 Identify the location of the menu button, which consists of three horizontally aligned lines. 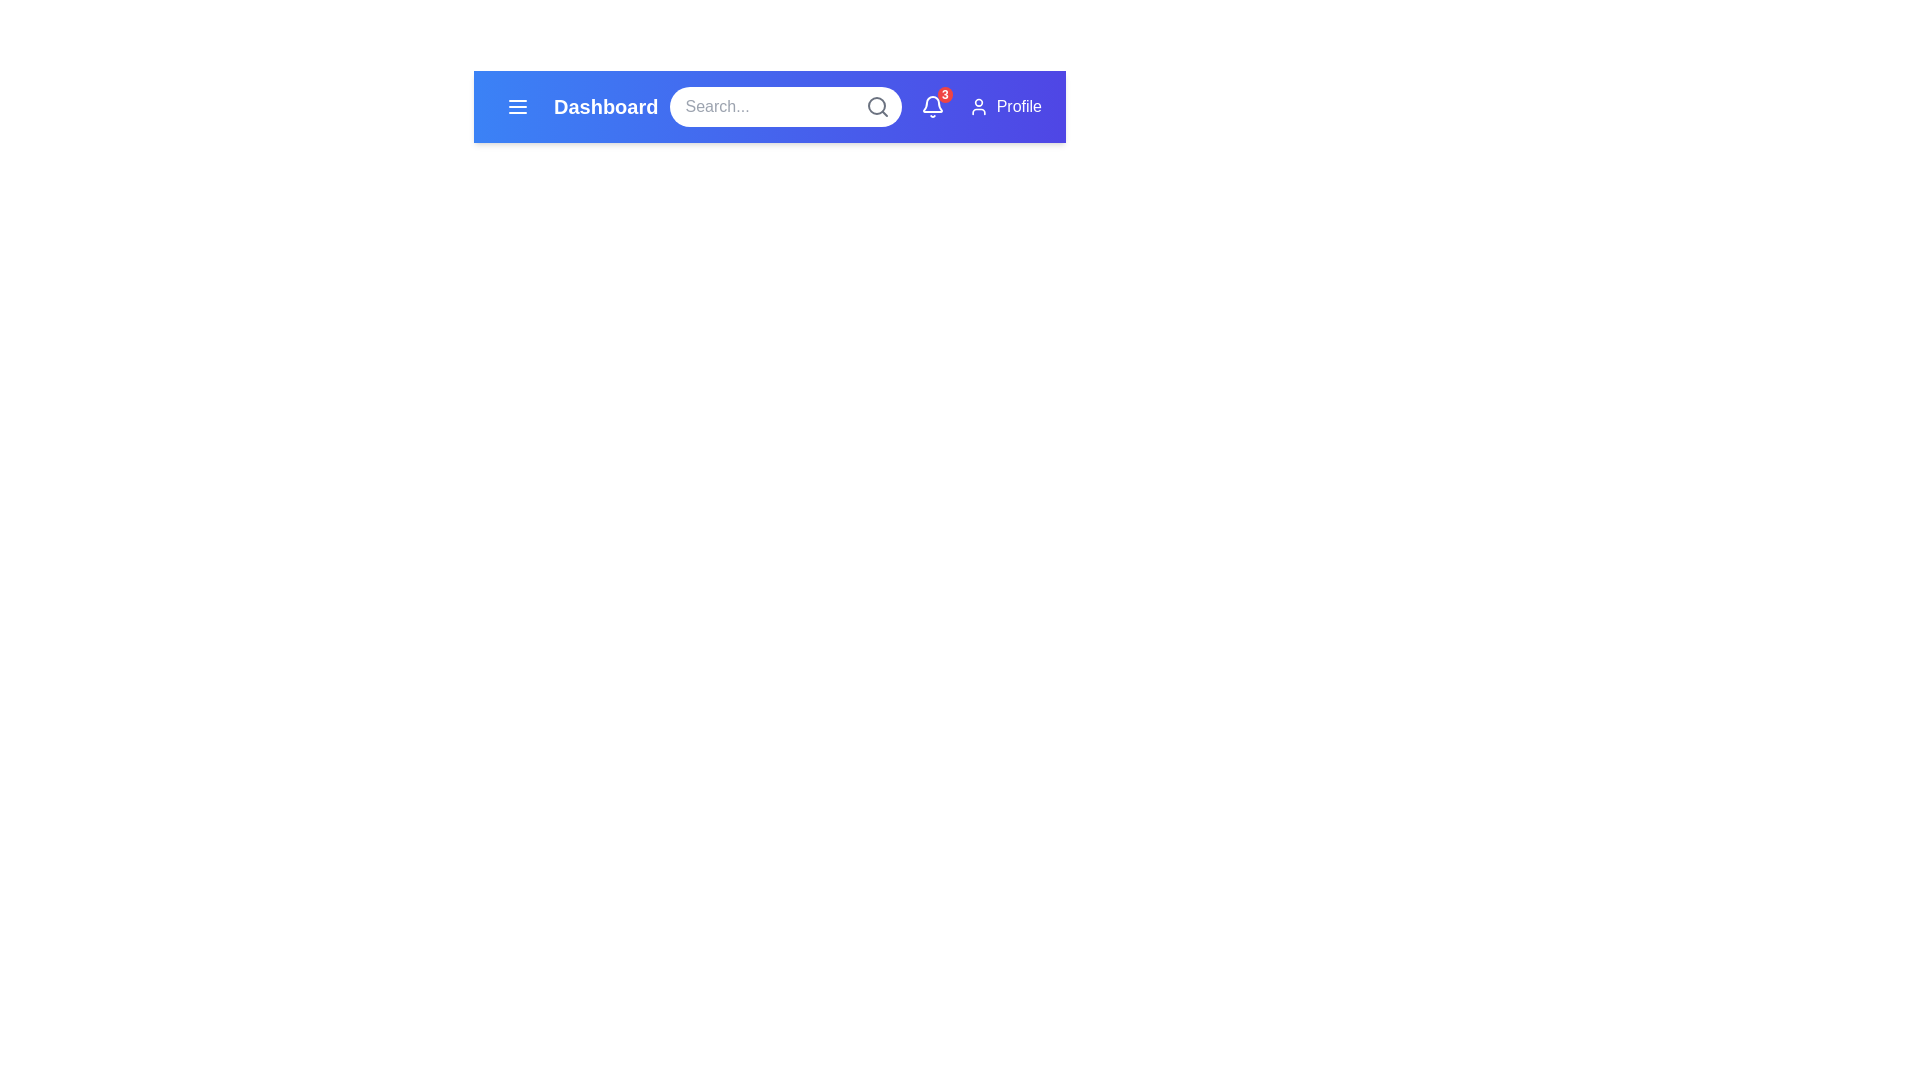
(518, 107).